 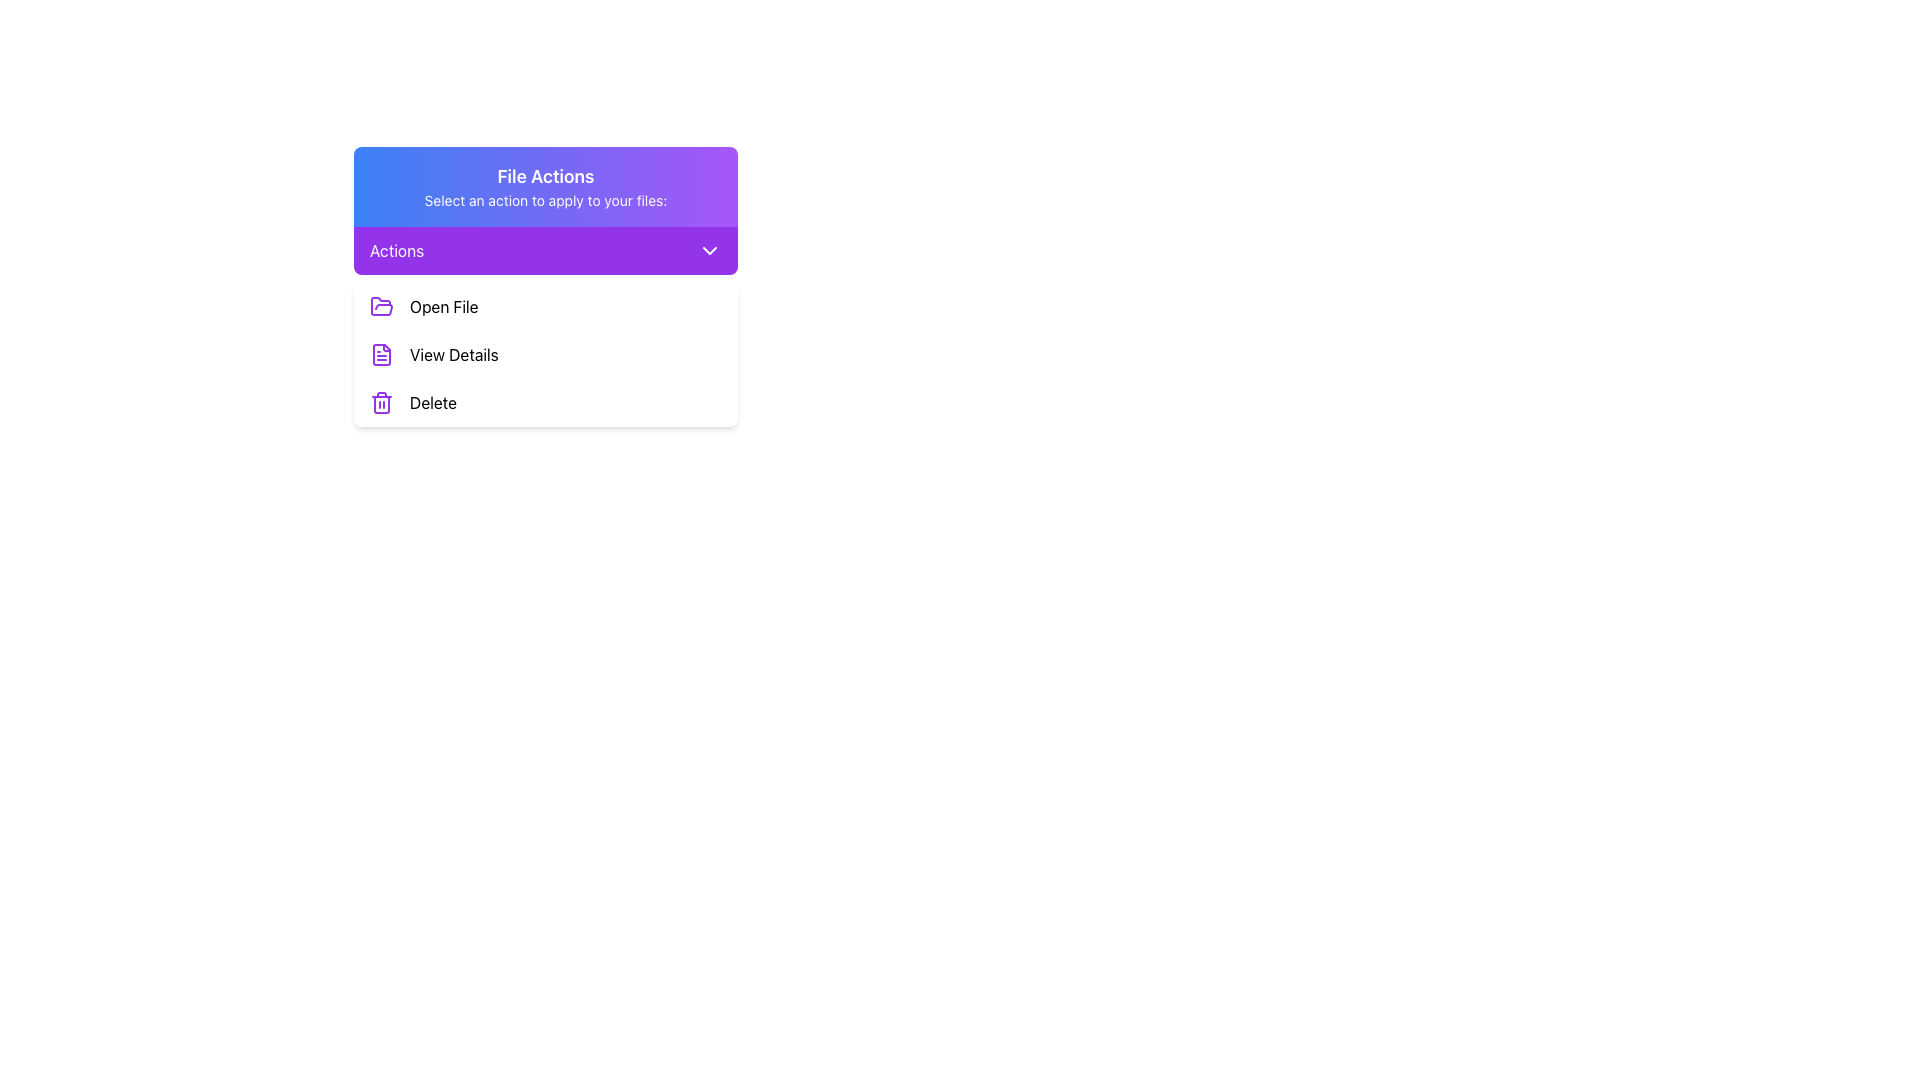 What do you see at coordinates (546, 353) in the screenshot?
I see `to select the second menu option in the 'File Actions' menu, which allows users` at bounding box center [546, 353].